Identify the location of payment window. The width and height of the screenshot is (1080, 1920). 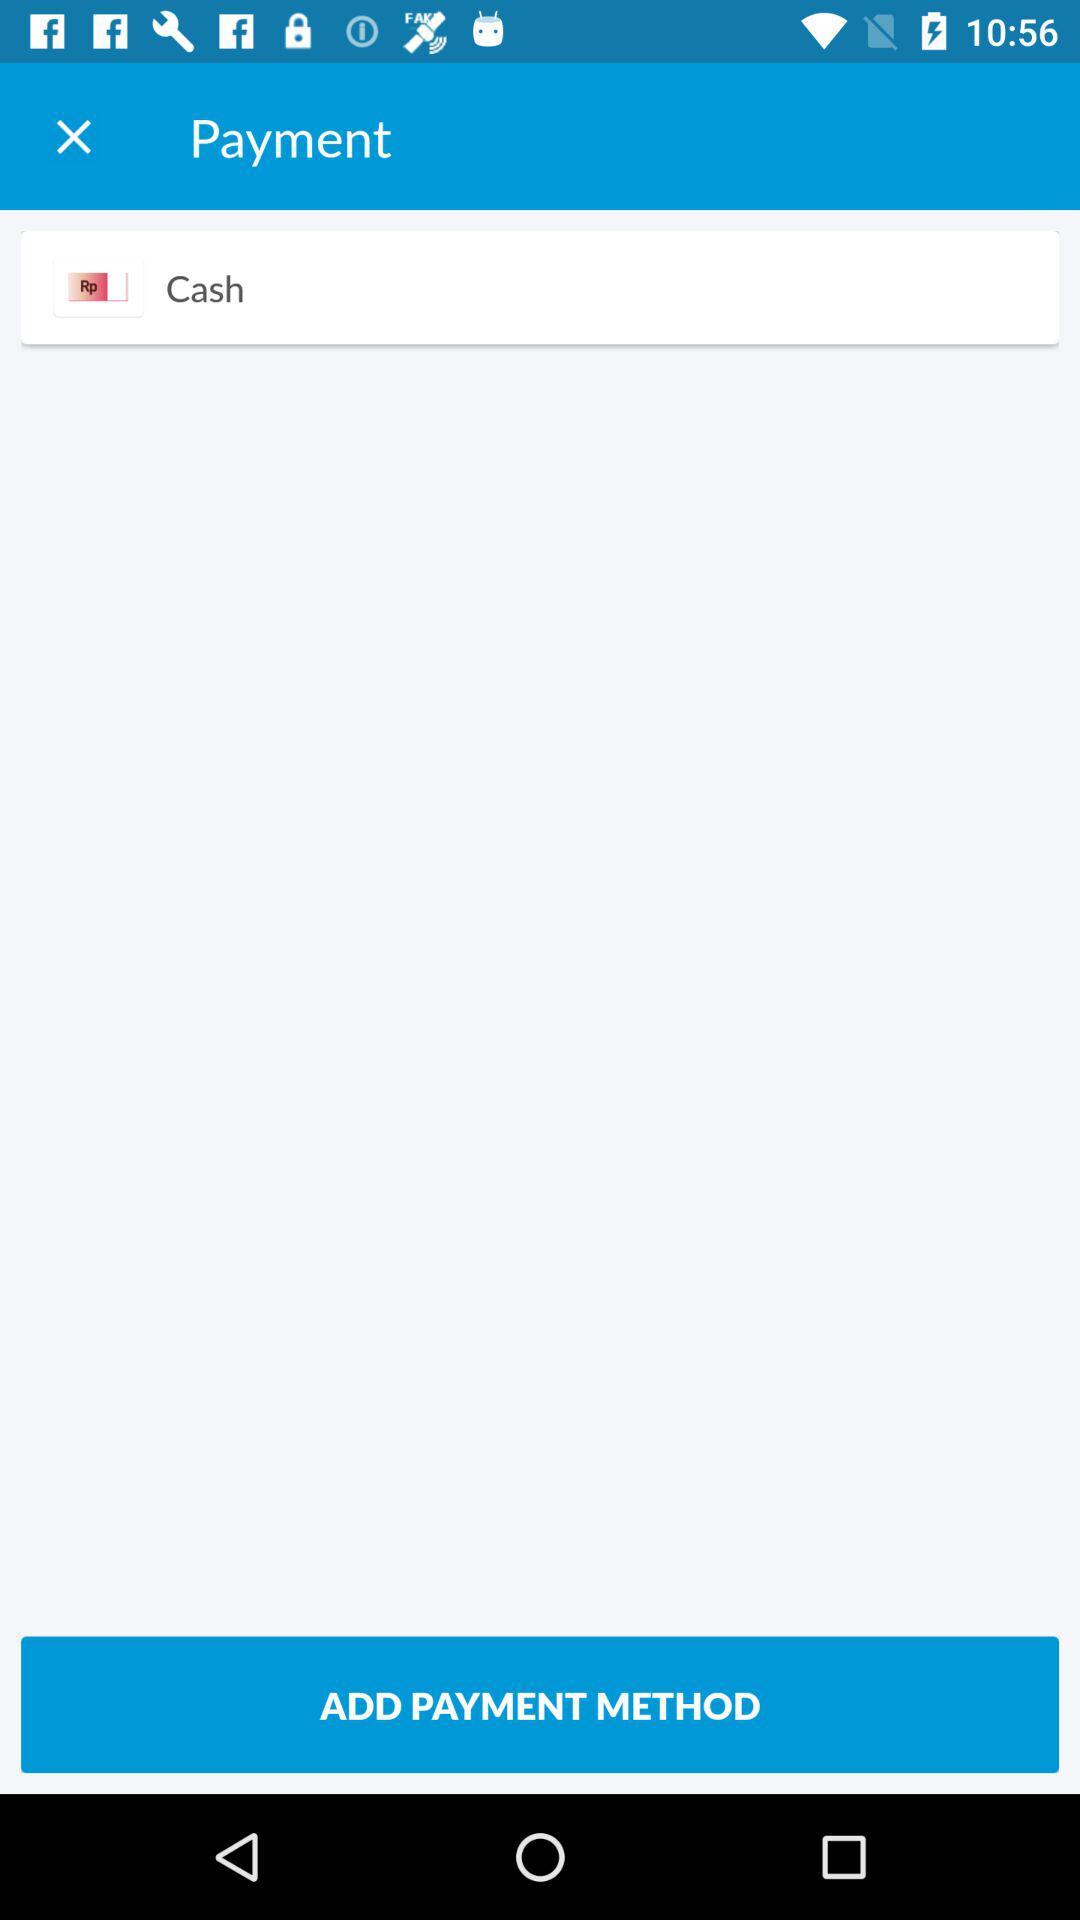
(72, 135).